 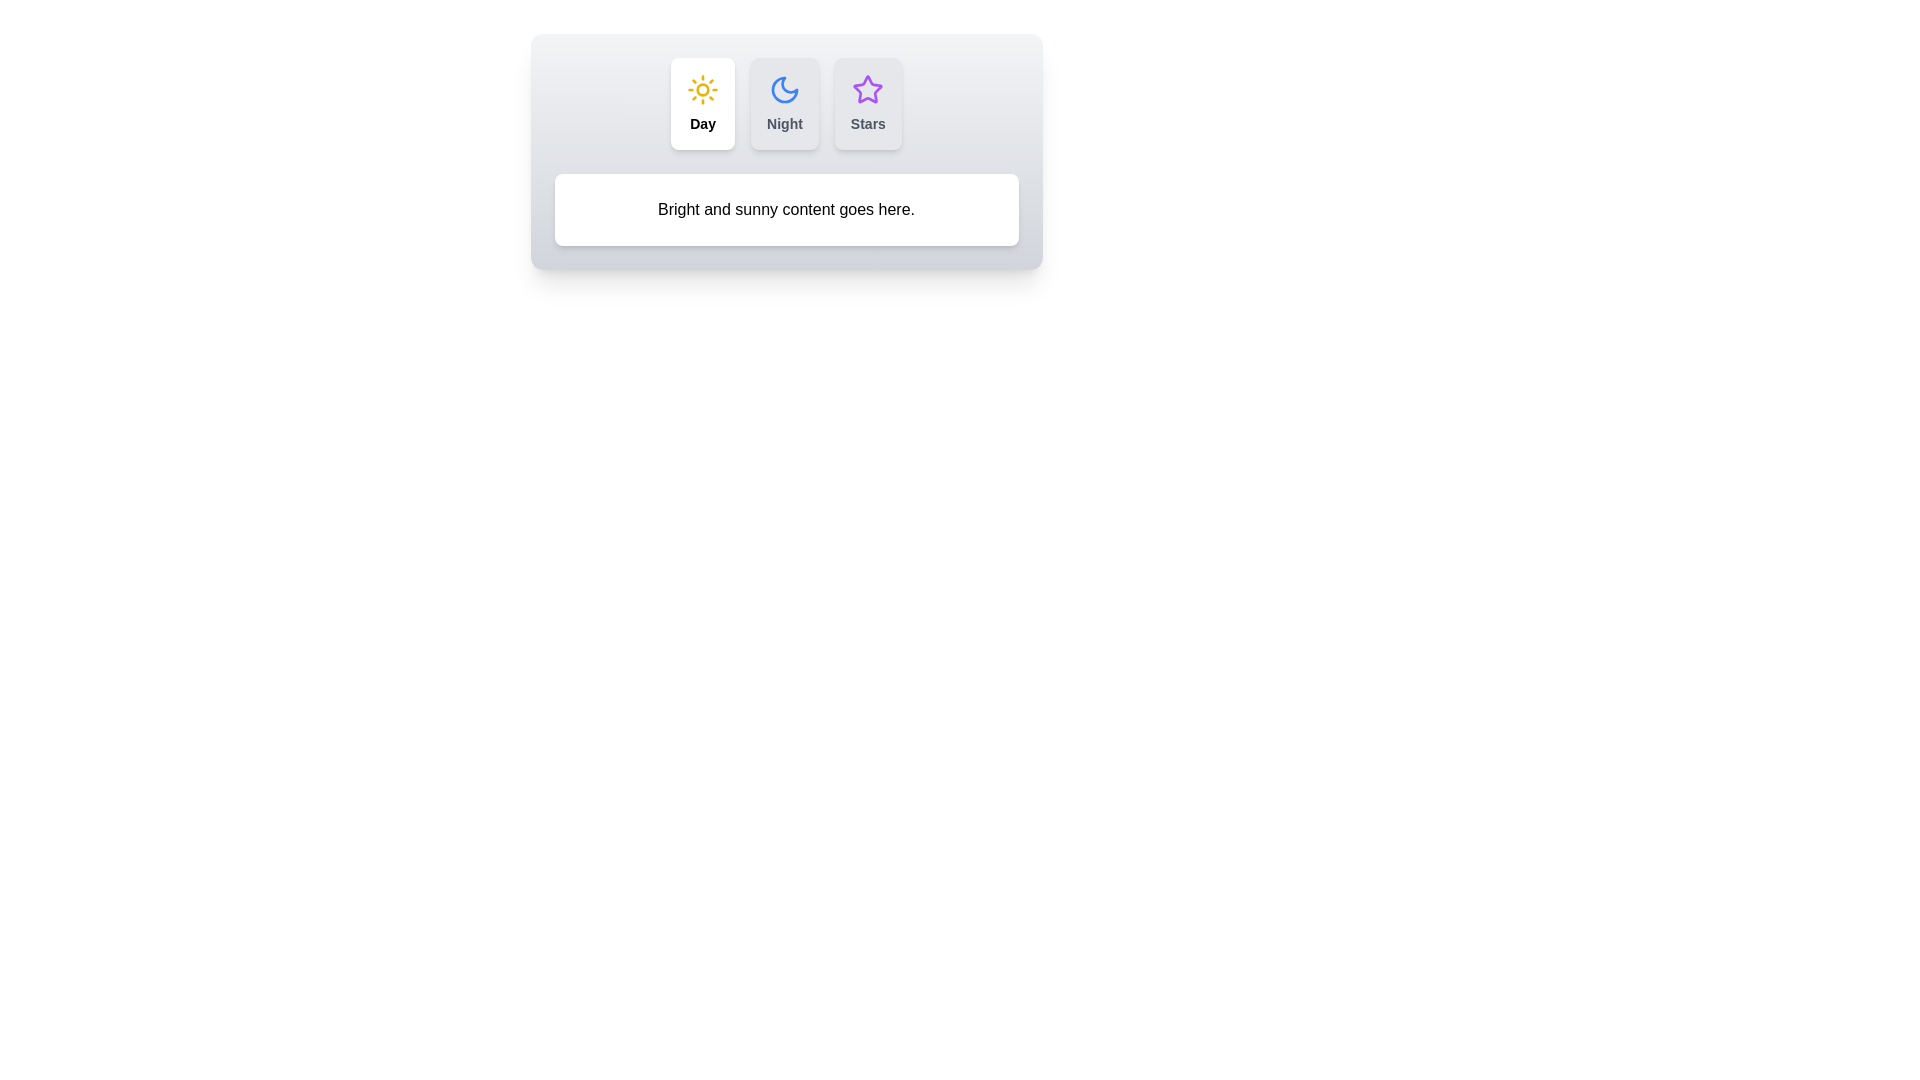 I want to click on the Day tab to trigger its hover effect, so click(x=703, y=104).